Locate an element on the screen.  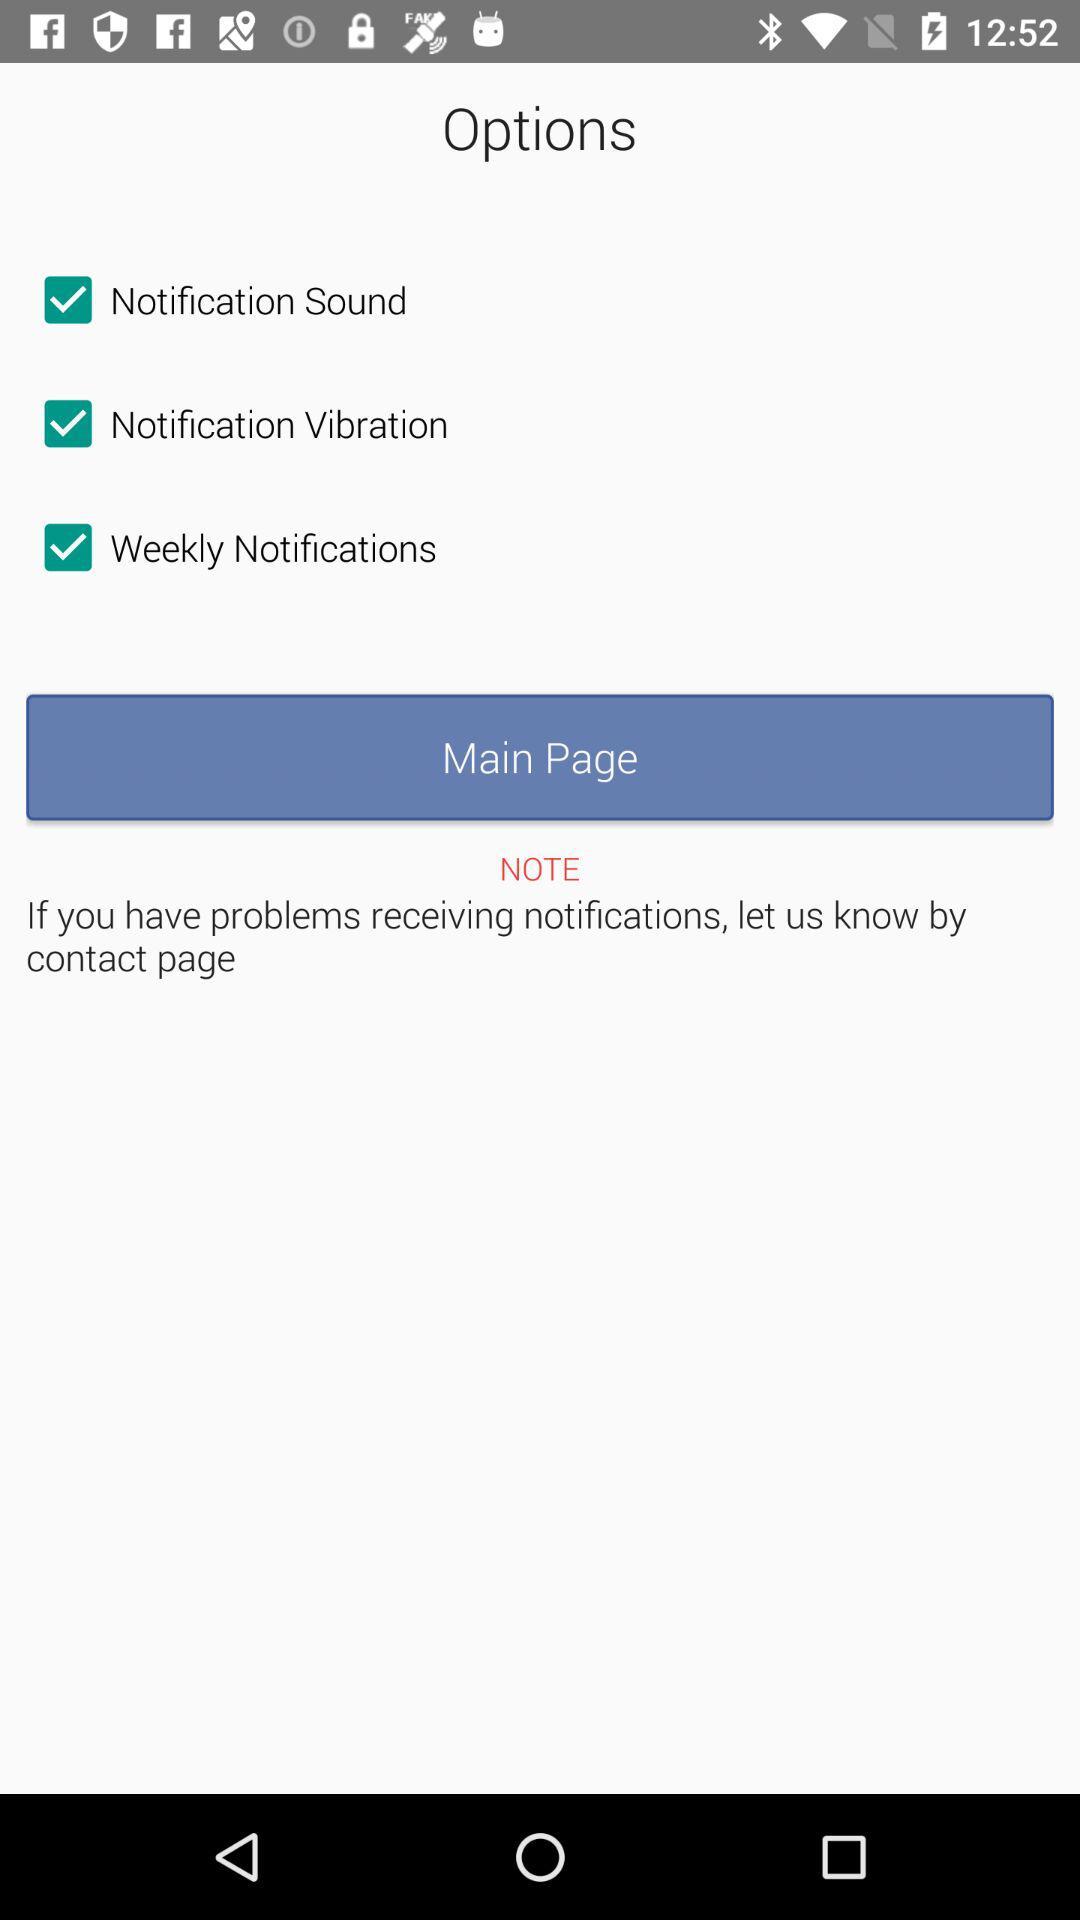
main page is located at coordinates (540, 756).